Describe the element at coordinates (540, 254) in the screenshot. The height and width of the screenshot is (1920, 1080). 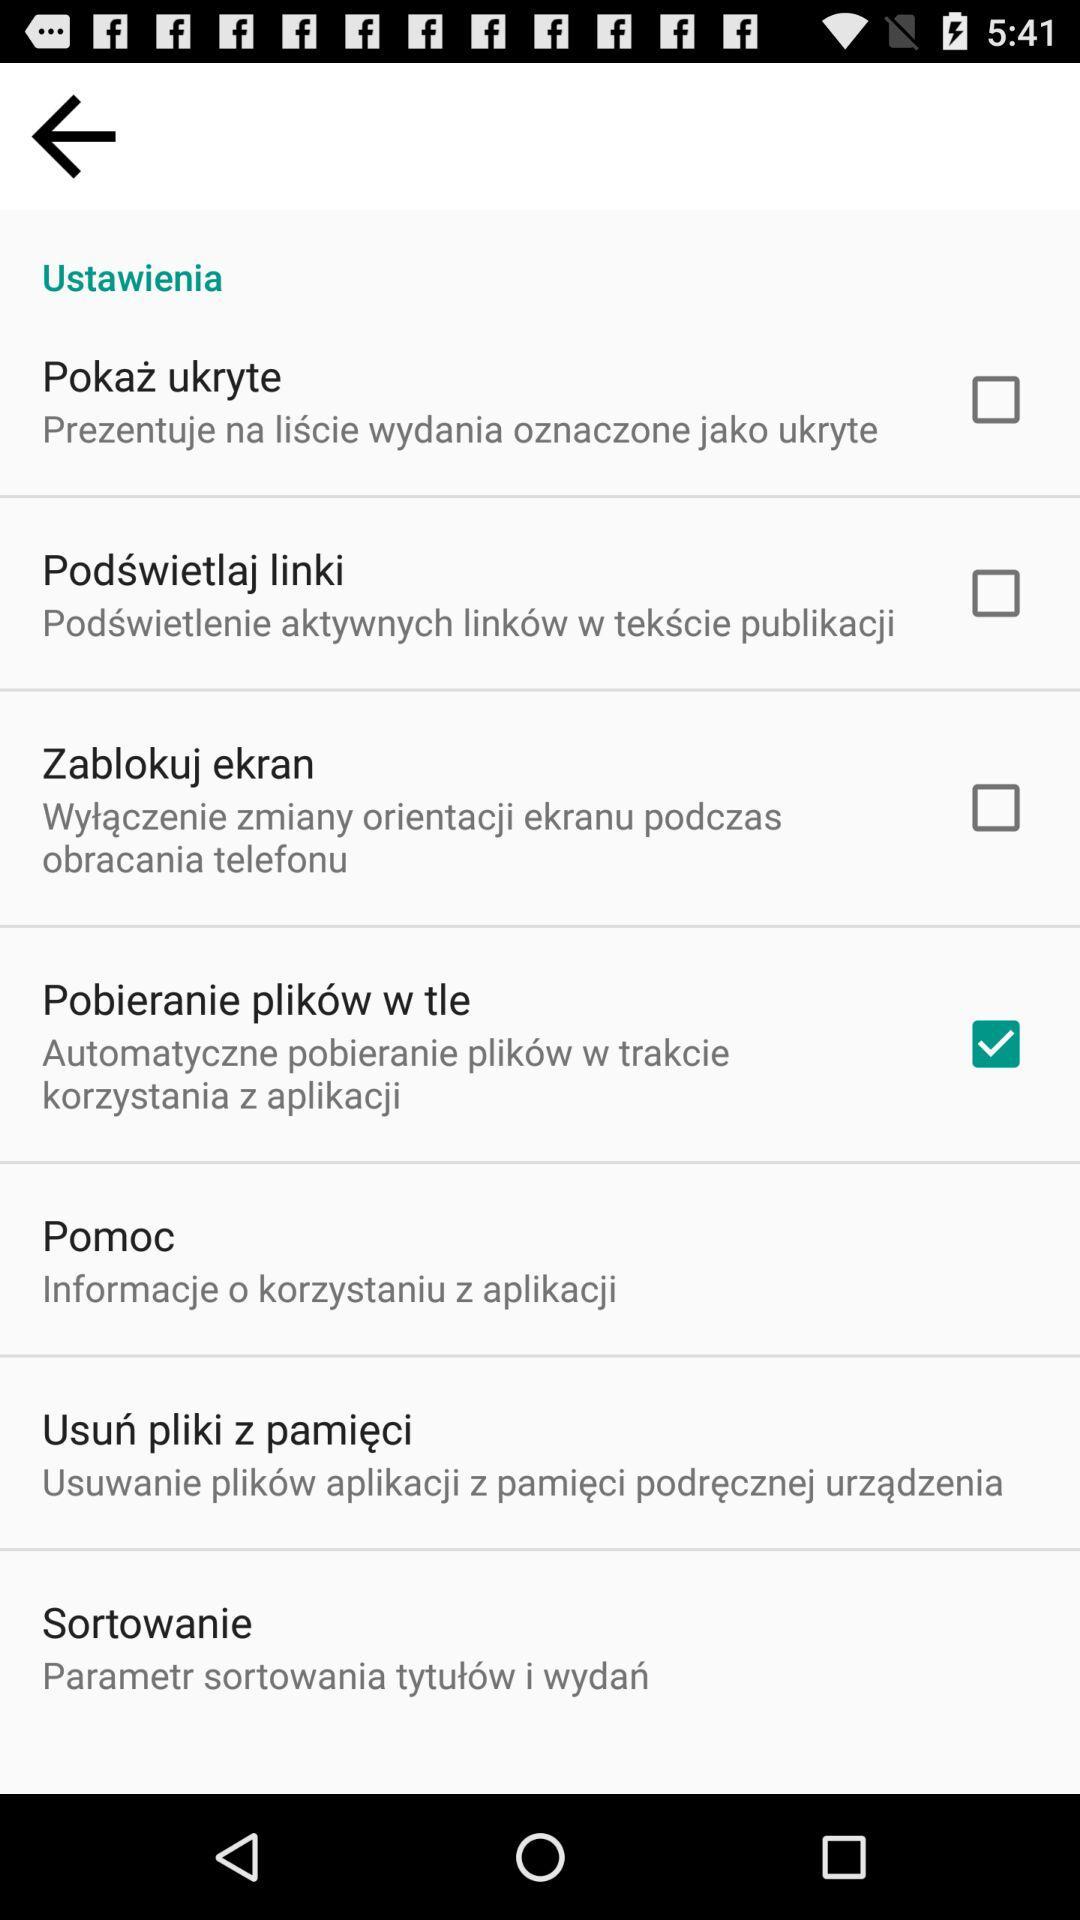
I see `ustawienia item` at that location.